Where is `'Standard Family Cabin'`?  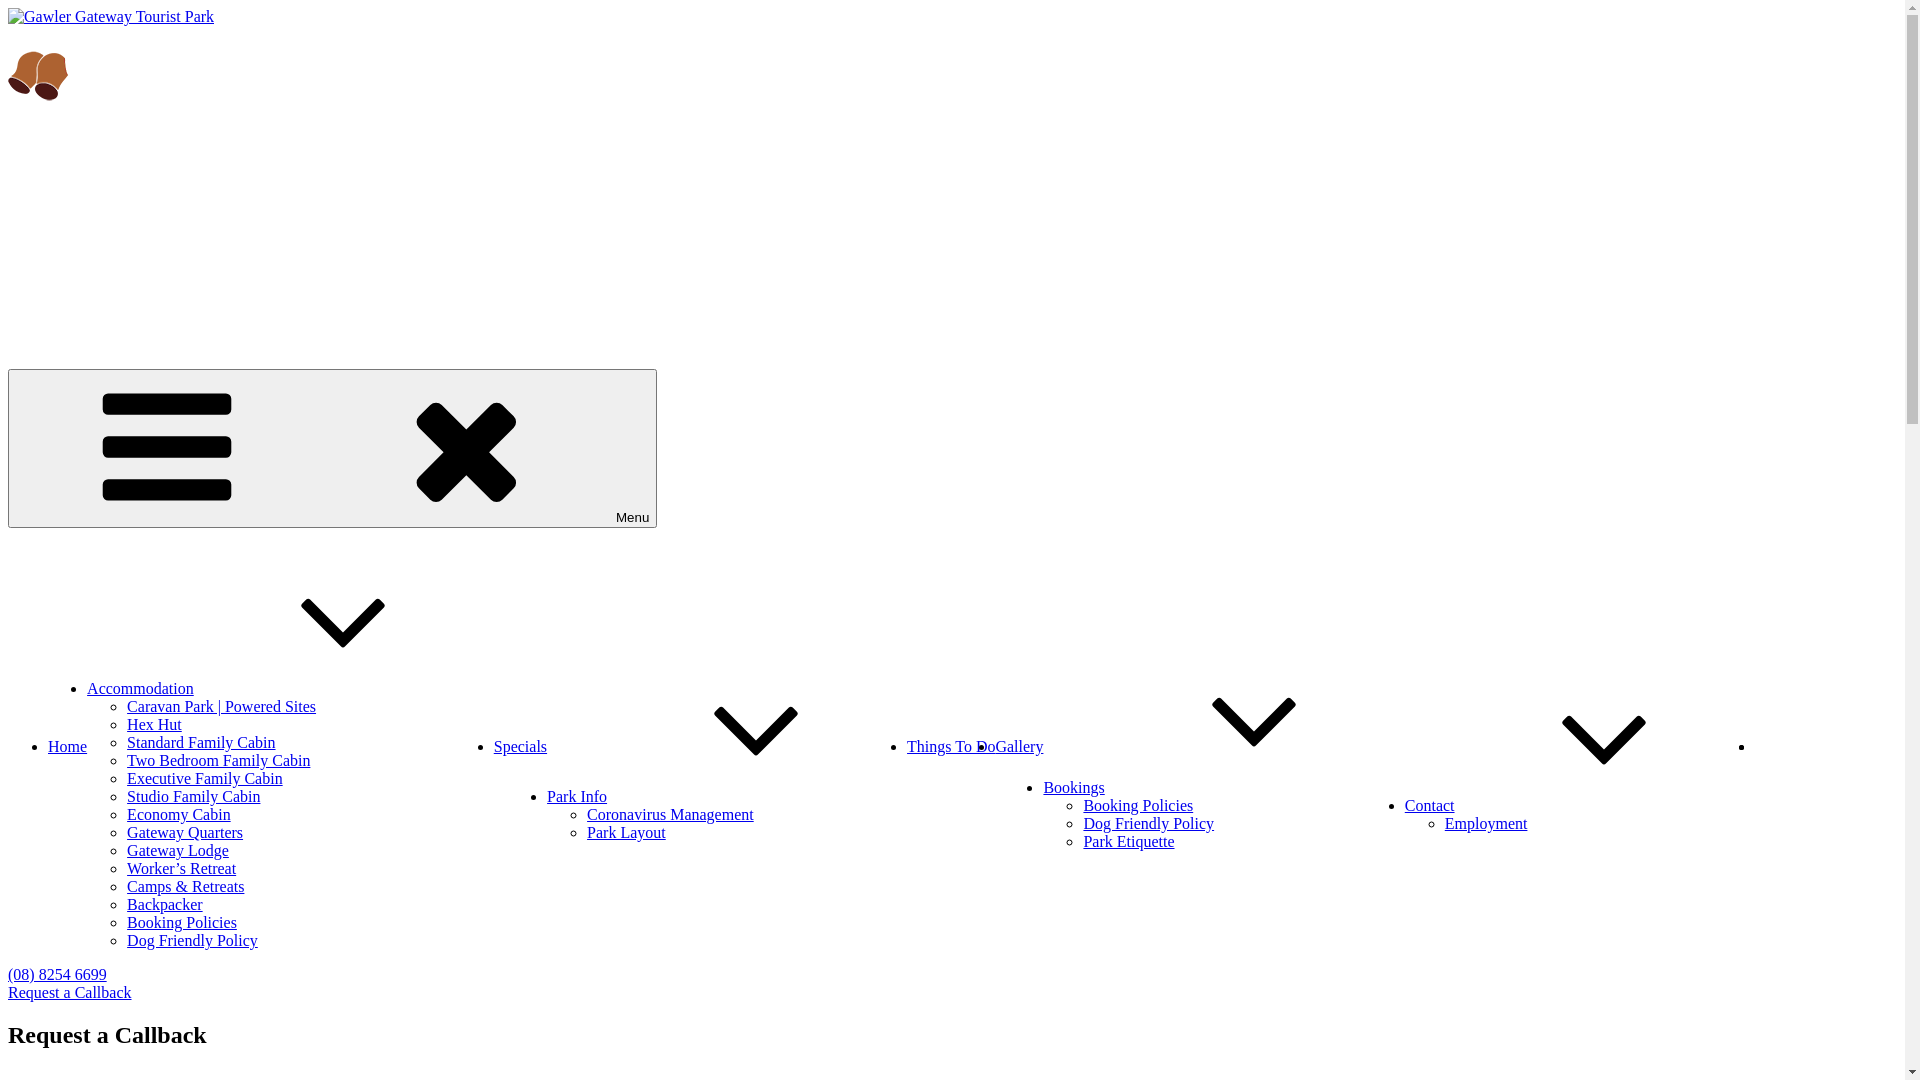
'Standard Family Cabin' is located at coordinates (201, 742).